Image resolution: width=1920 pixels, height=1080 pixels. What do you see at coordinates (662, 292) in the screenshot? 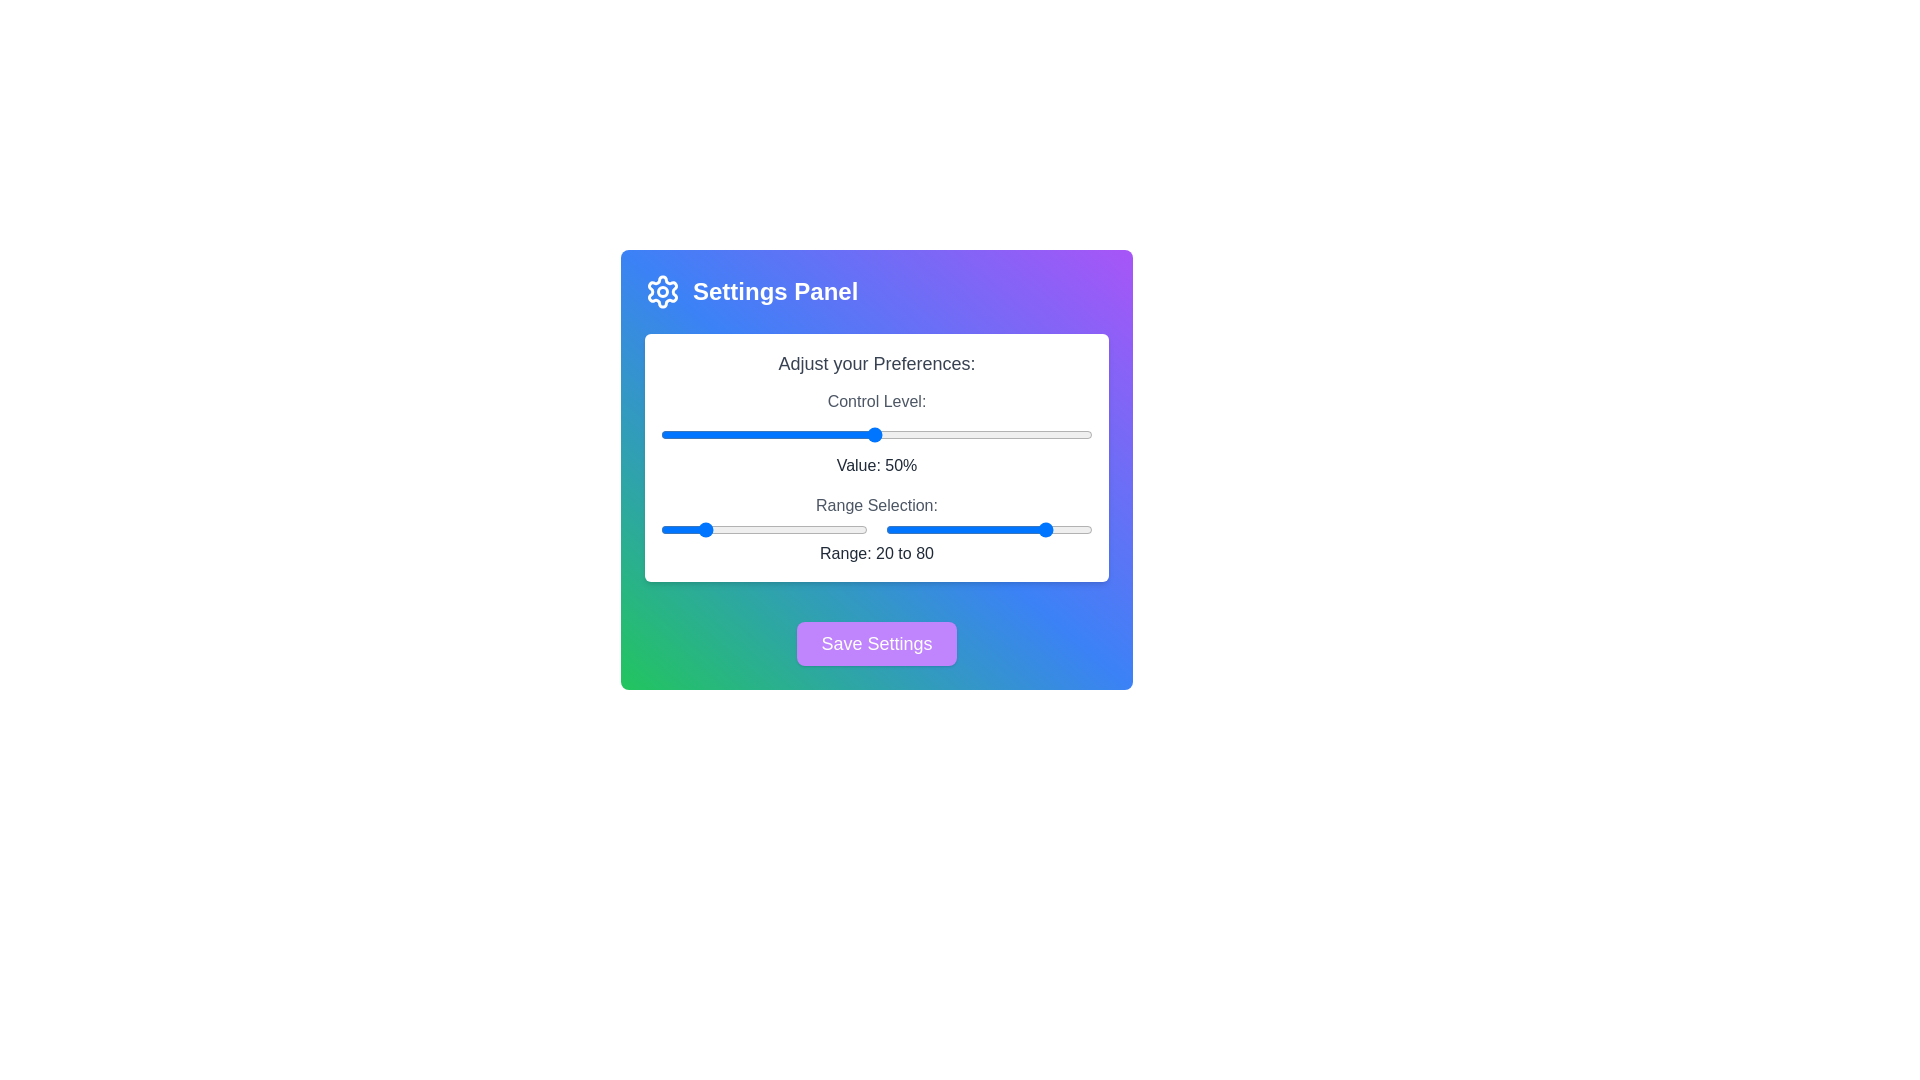
I see `the settings icon, which resembles a gear and is located near the top-left corner of the 'Settings Panel'` at bounding box center [662, 292].